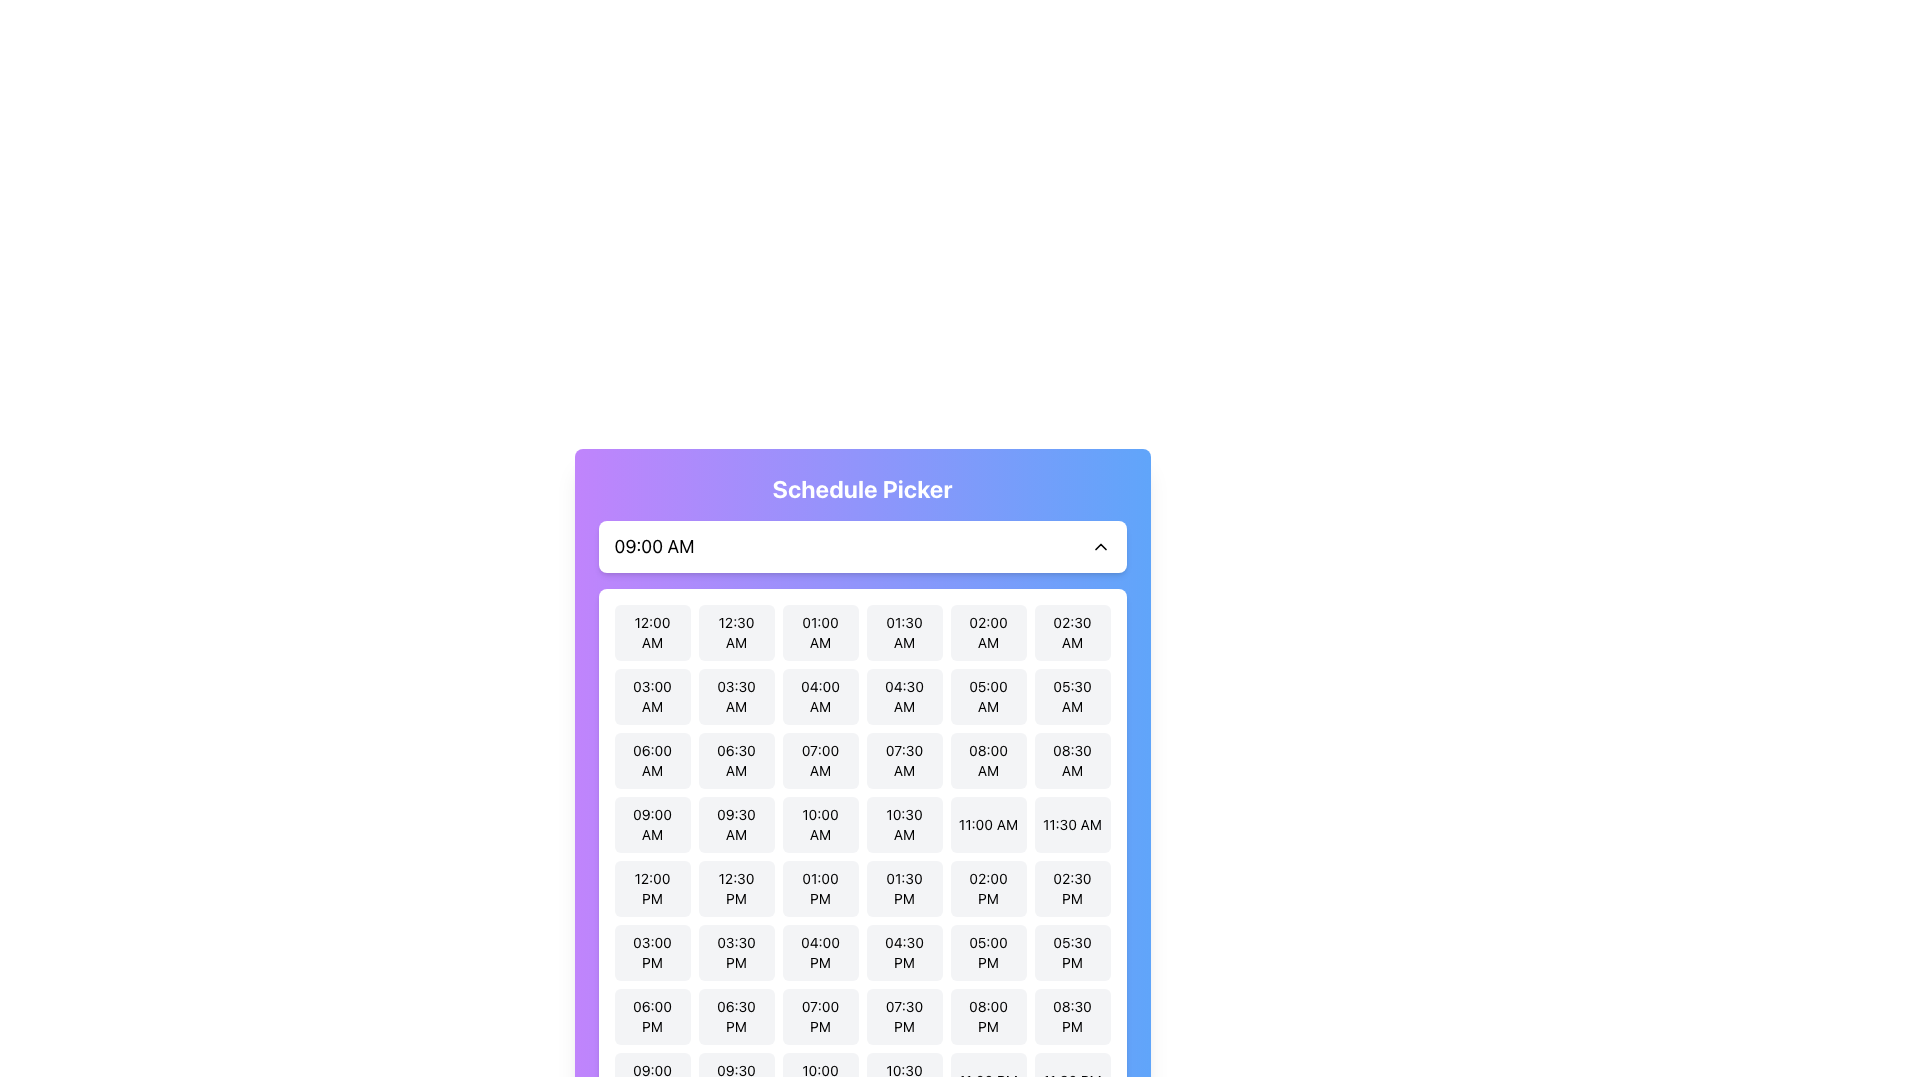  What do you see at coordinates (1071, 760) in the screenshot?
I see `the rectangular button labeled '08:30 AM' with a light gray background` at bounding box center [1071, 760].